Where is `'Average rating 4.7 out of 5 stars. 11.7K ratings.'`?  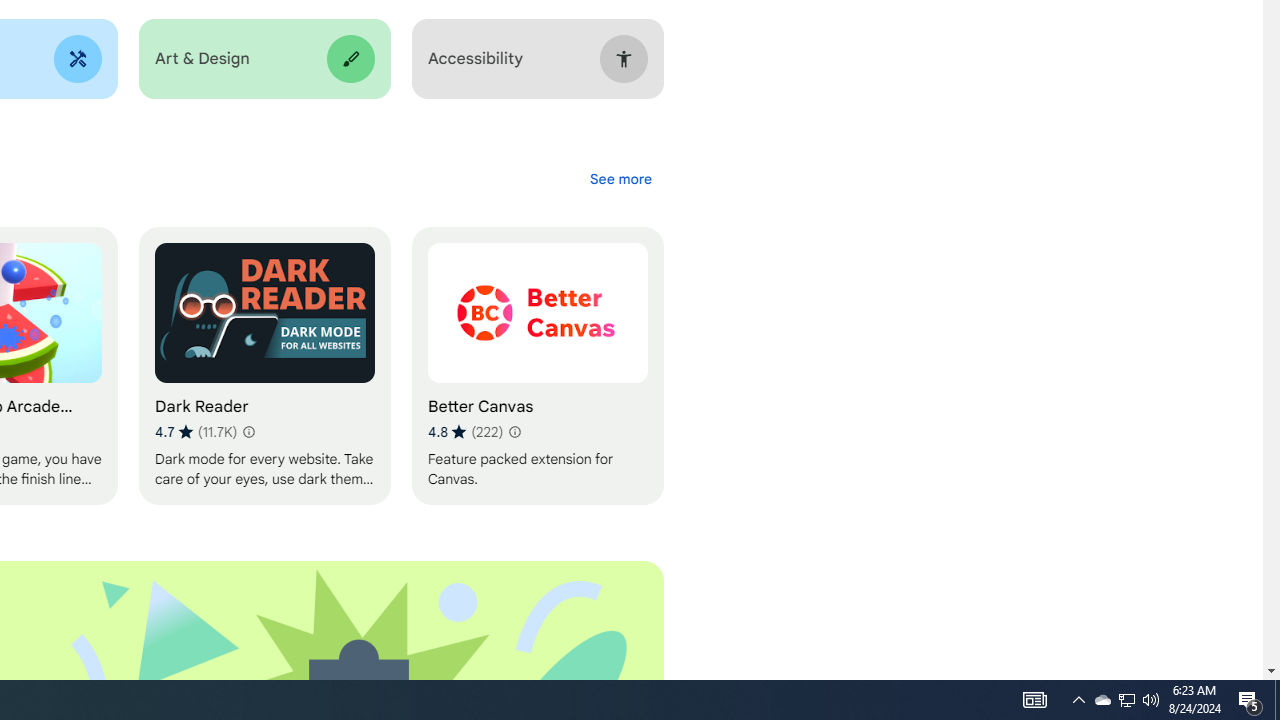 'Average rating 4.7 out of 5 stars. 11.7K ratings.' is located at coordinates (195, 431).